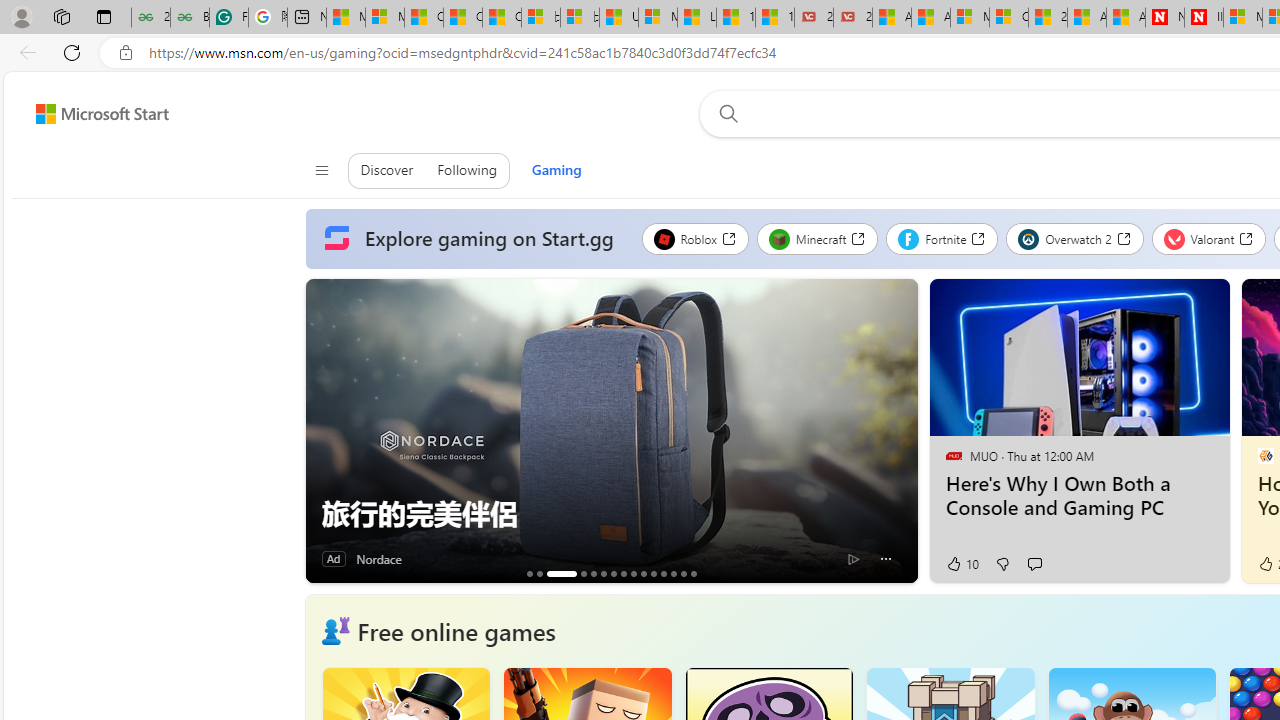 Image resolution: width=1280 pixels, height=720 pixels. What do you see at coordinates (556, 168) in the screenshot?
I see `'Gaming'` at bounding box center [556, 168].